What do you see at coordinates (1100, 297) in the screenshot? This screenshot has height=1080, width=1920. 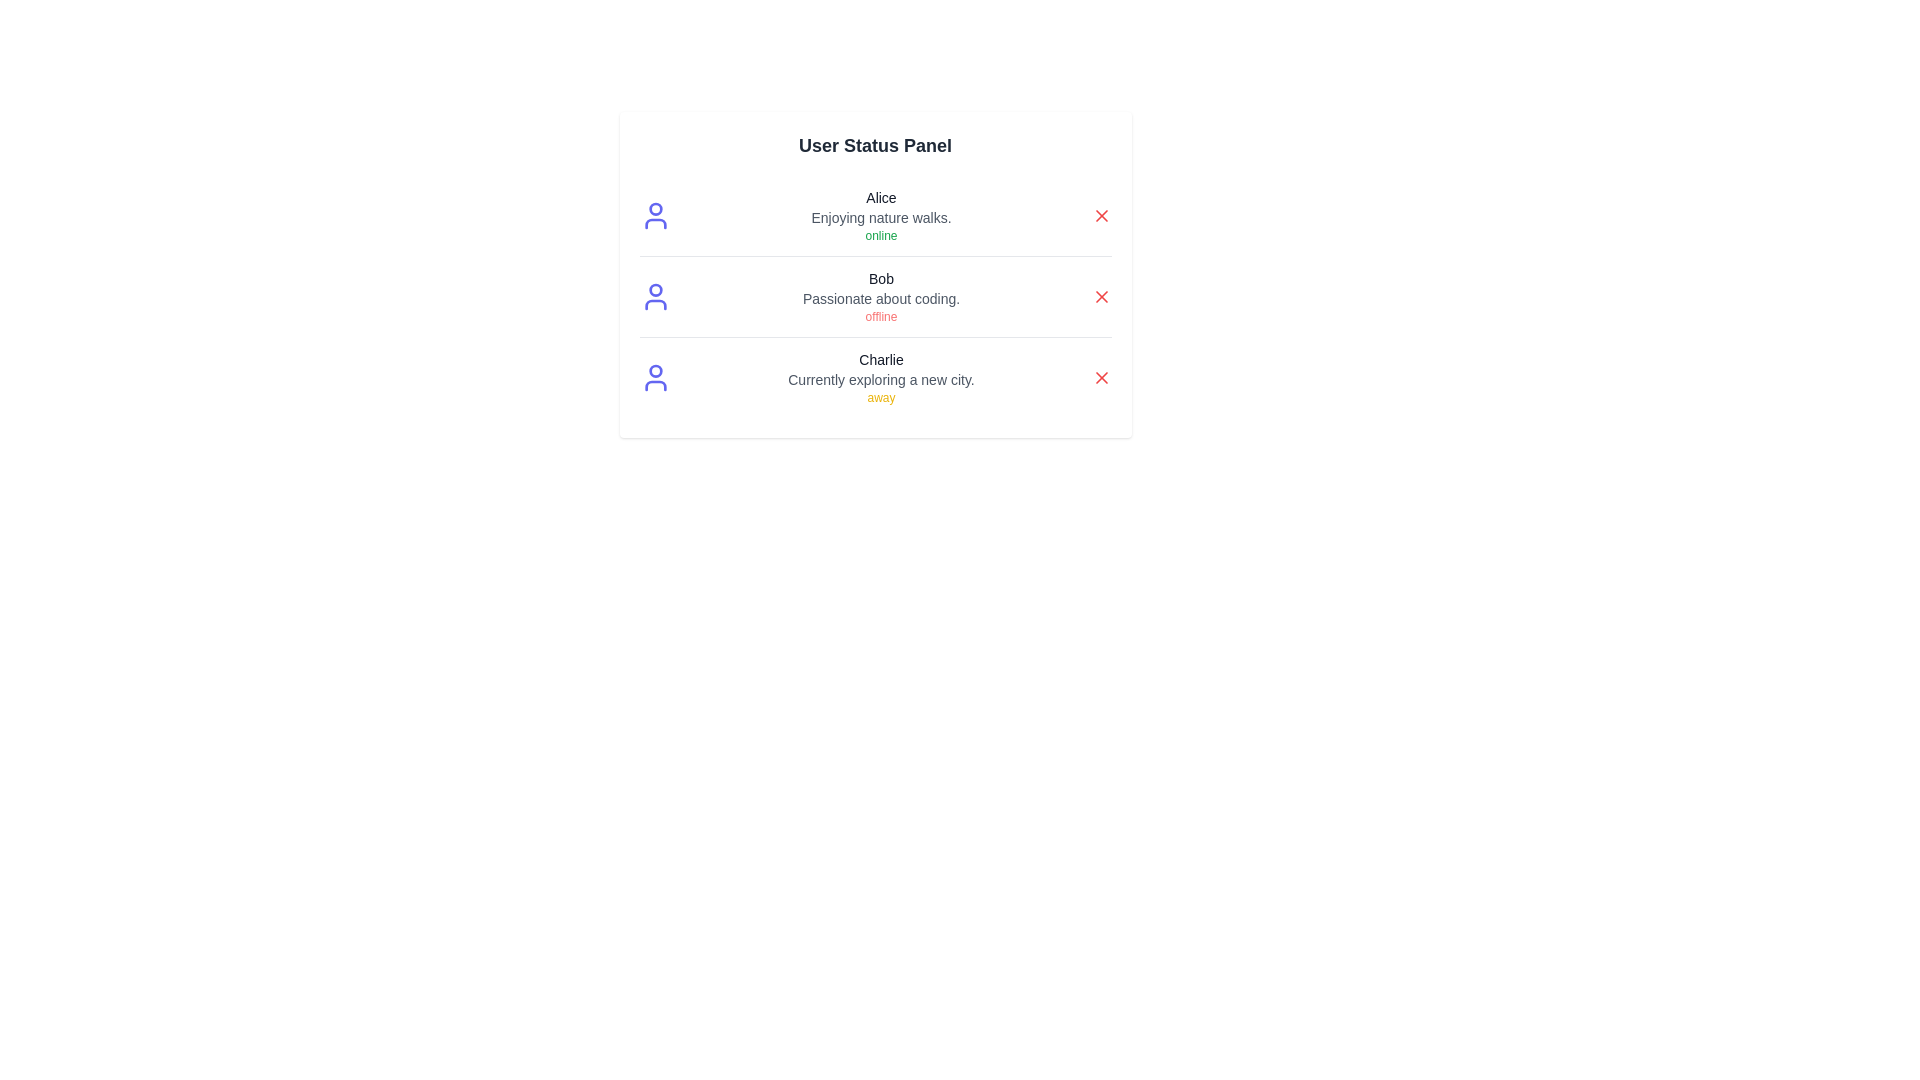 I see `the red 'X' button located on the far-right side of the row labeled 'Bob', which indicates an offline status` at bounding box center [1100, 297].